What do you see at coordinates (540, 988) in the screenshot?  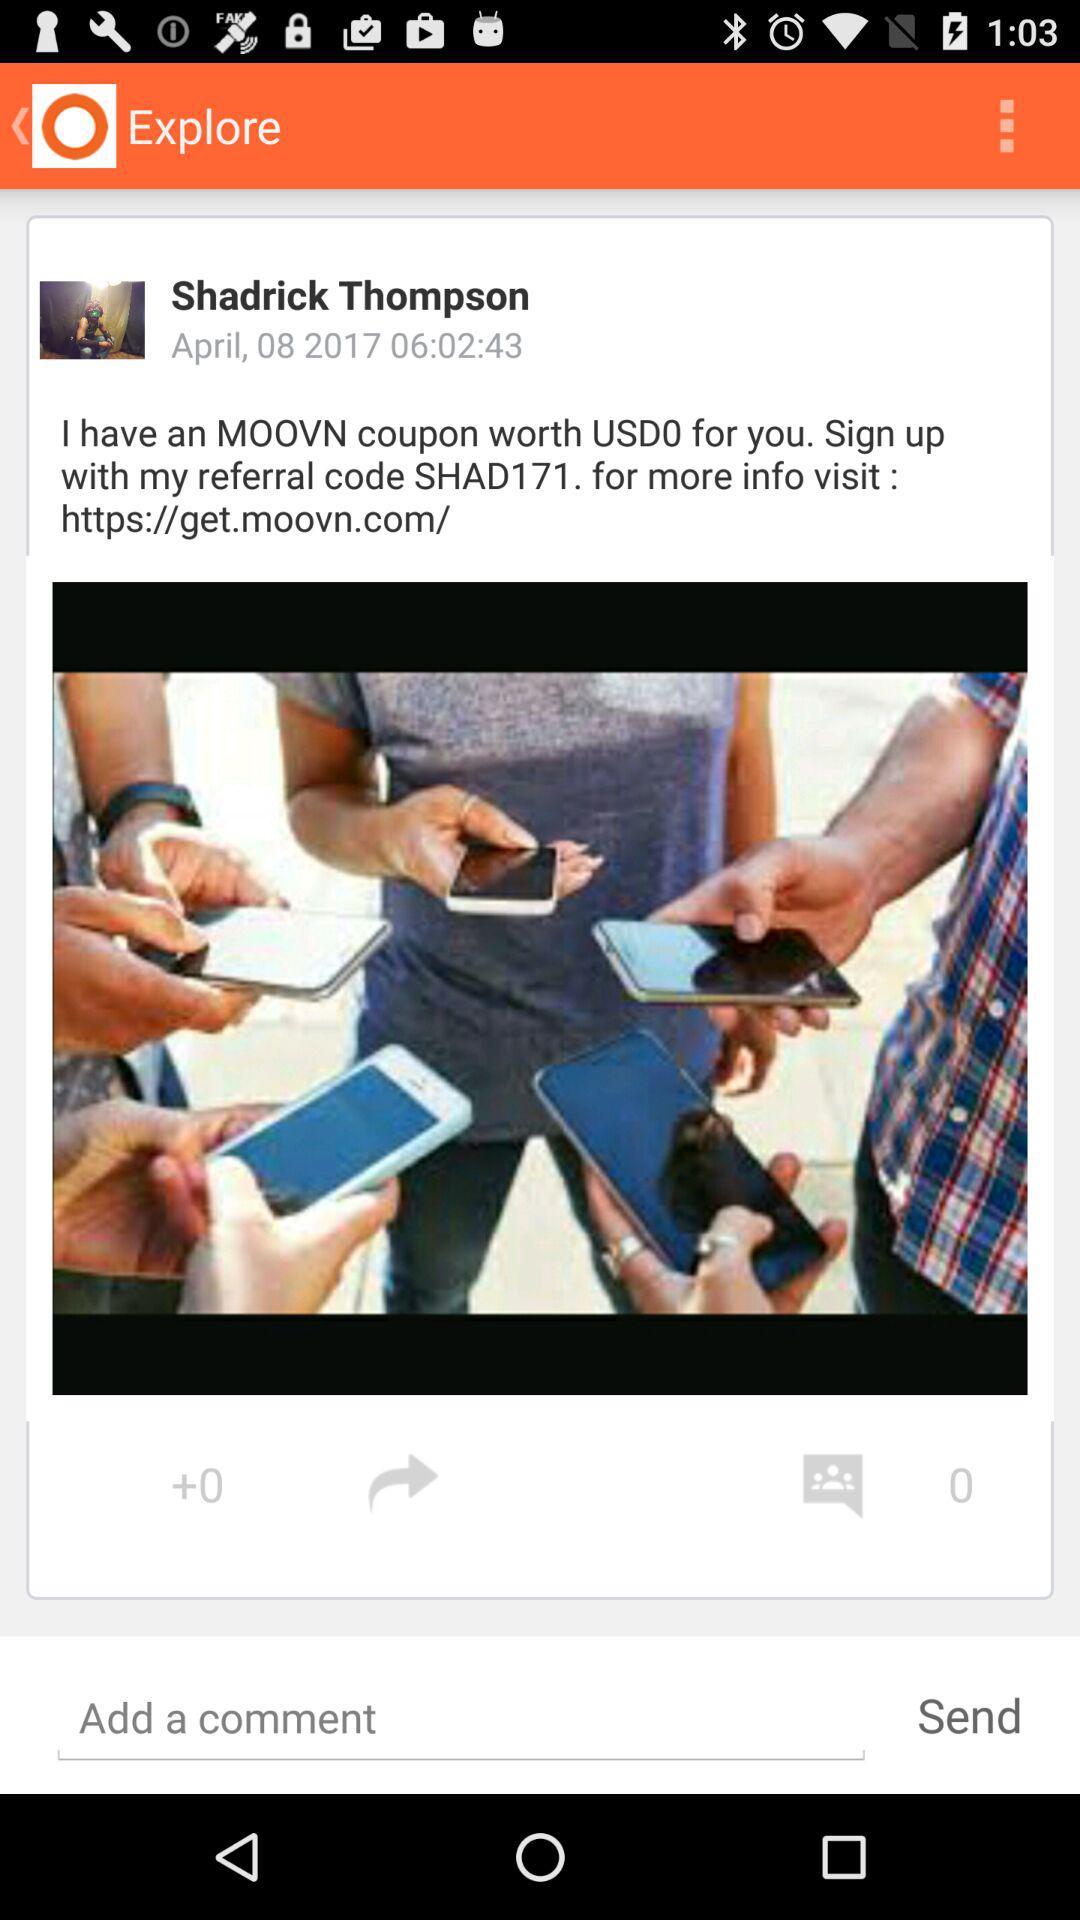 I see `the image at center of the page` at bounding box center [540, 988].